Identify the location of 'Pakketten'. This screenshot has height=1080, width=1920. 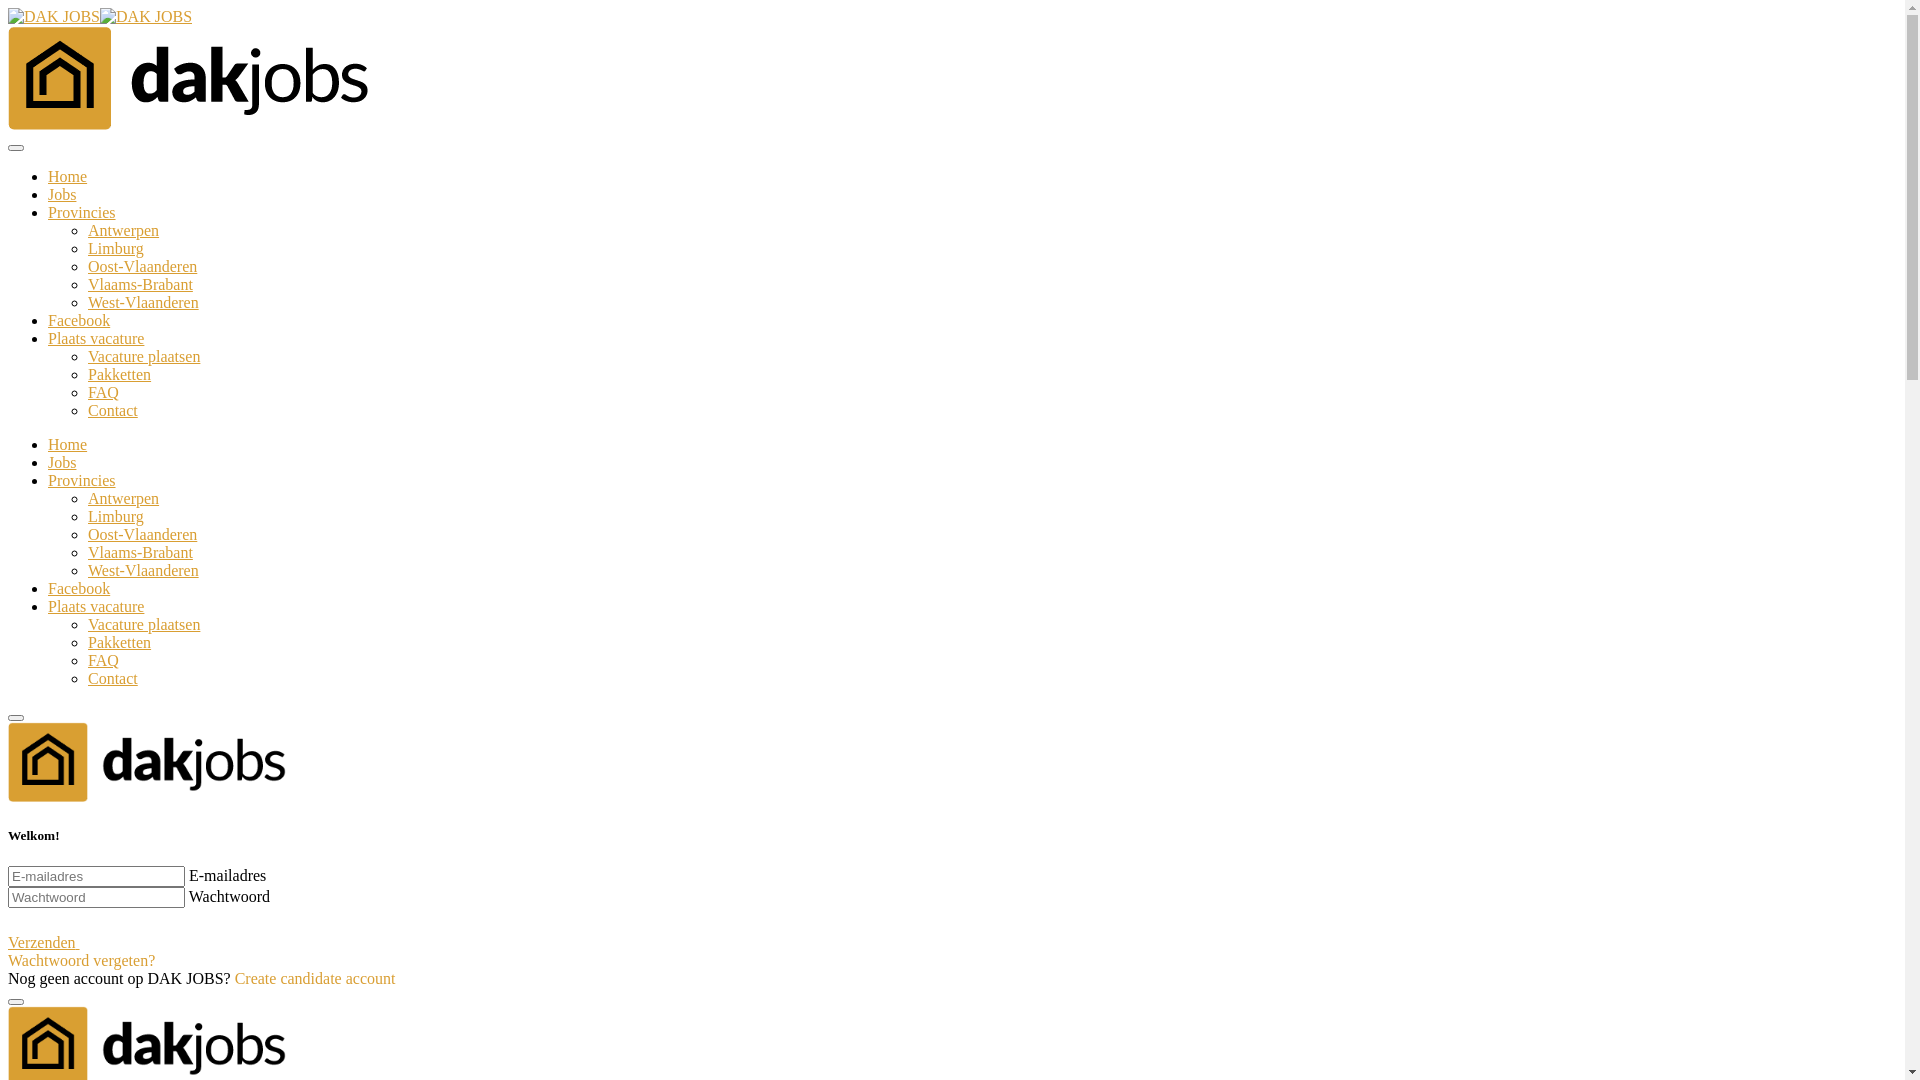
(118, 374).